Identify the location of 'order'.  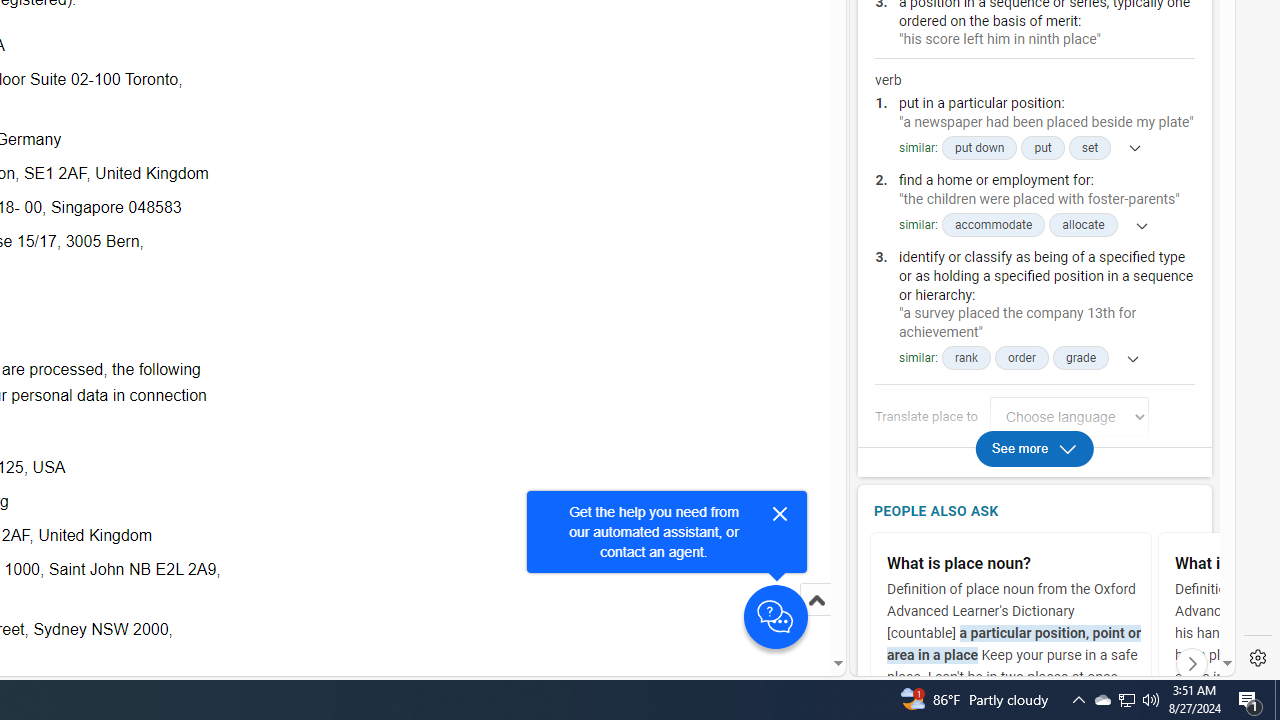
(1022, 357).